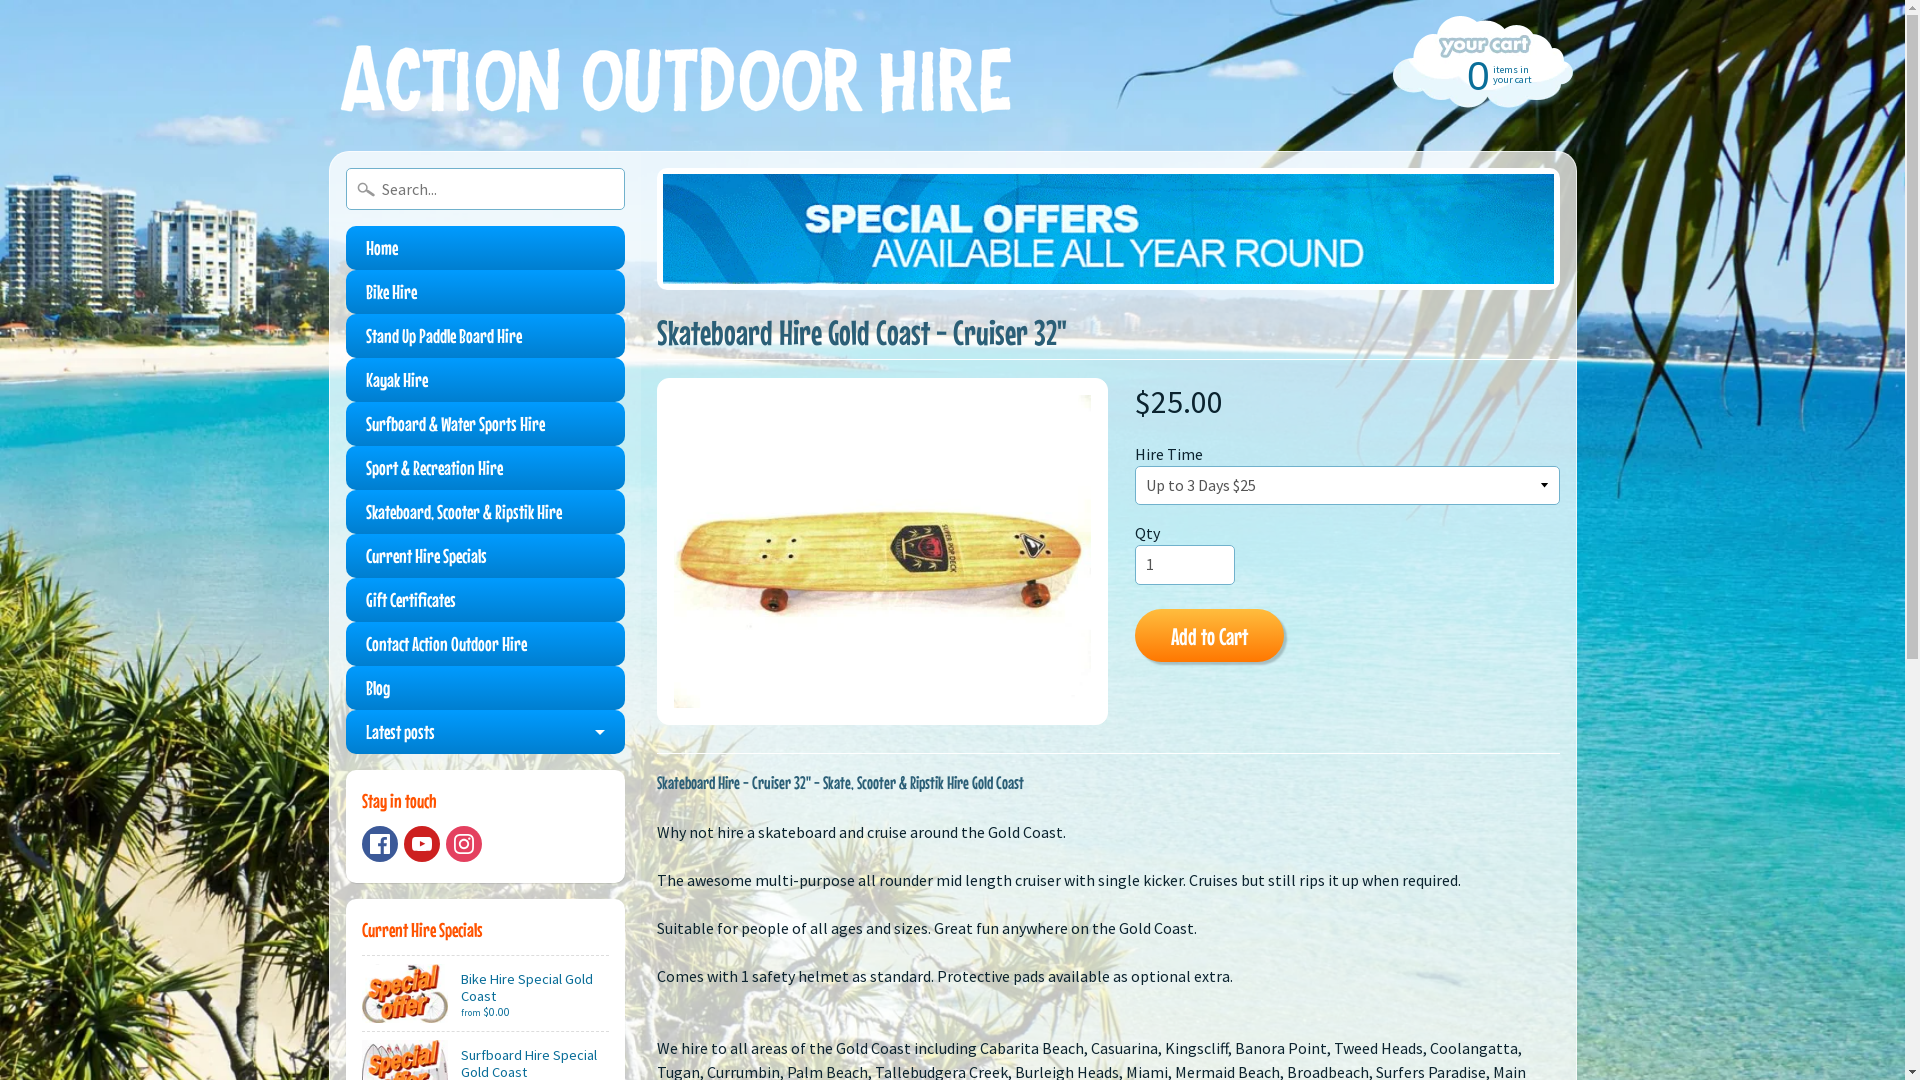 This screenshot has width=1920, height=1080. Describe the element at coordinates (485, 599) in the screenshot. I see `'Gift Certificates'` at that location.